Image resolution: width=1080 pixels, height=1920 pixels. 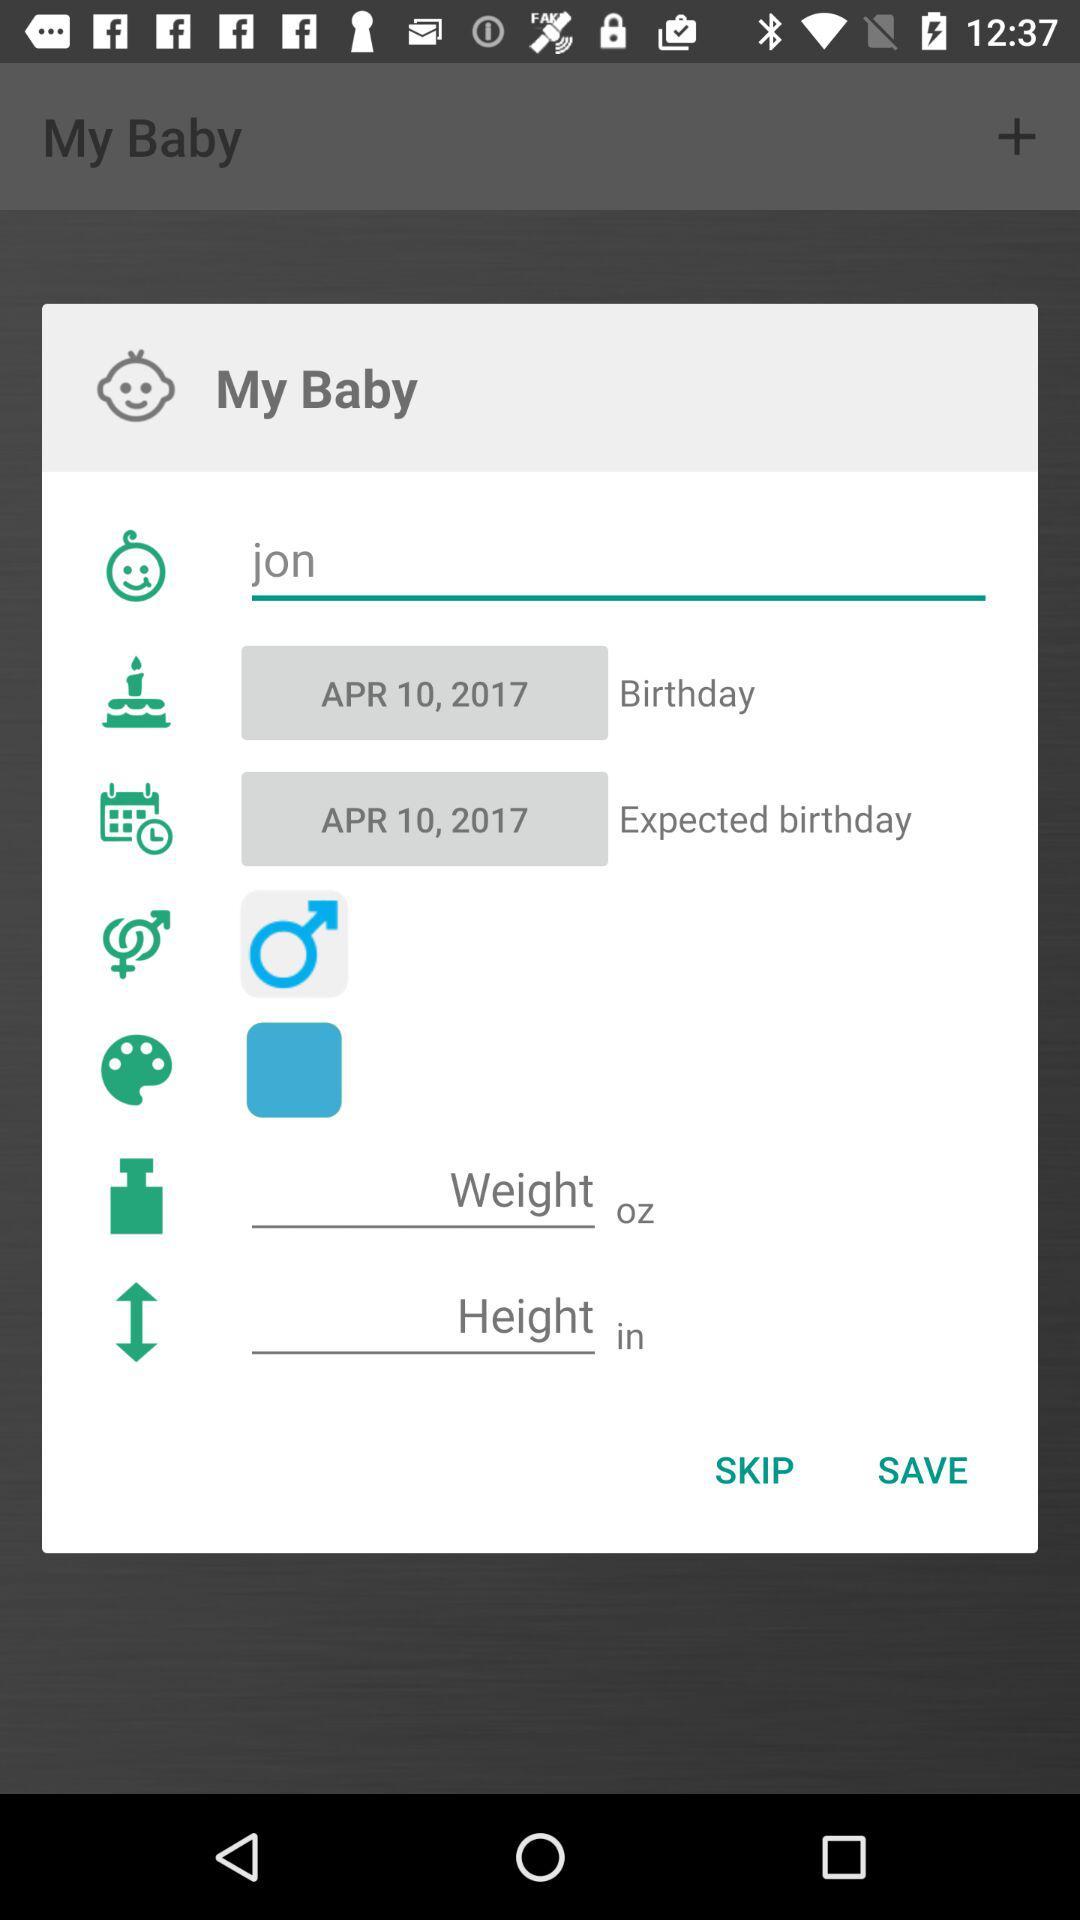 What do you see at coordinates (422, 1316) in the screenshot?
I see `a value height in inches` at bounding box center [422, 1316].